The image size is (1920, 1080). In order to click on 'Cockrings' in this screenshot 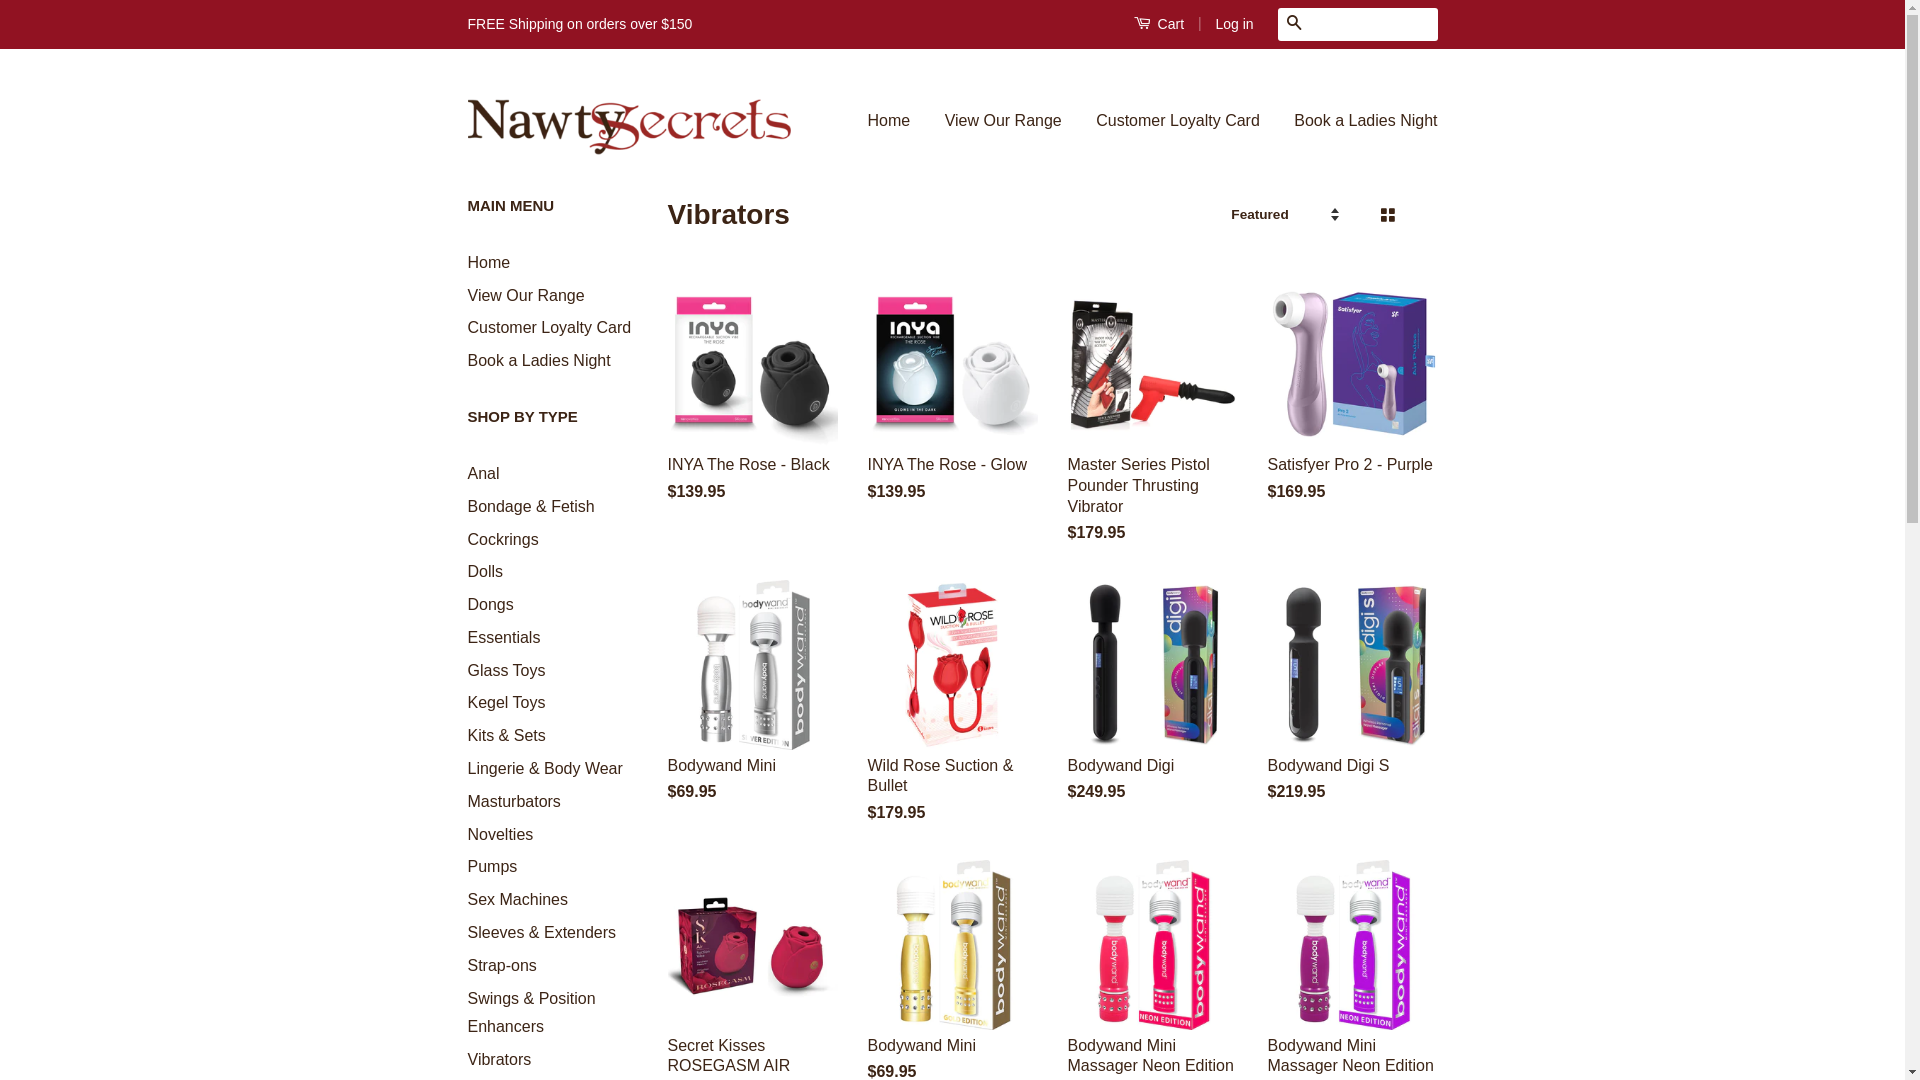, I will do `click(503, 537)`.